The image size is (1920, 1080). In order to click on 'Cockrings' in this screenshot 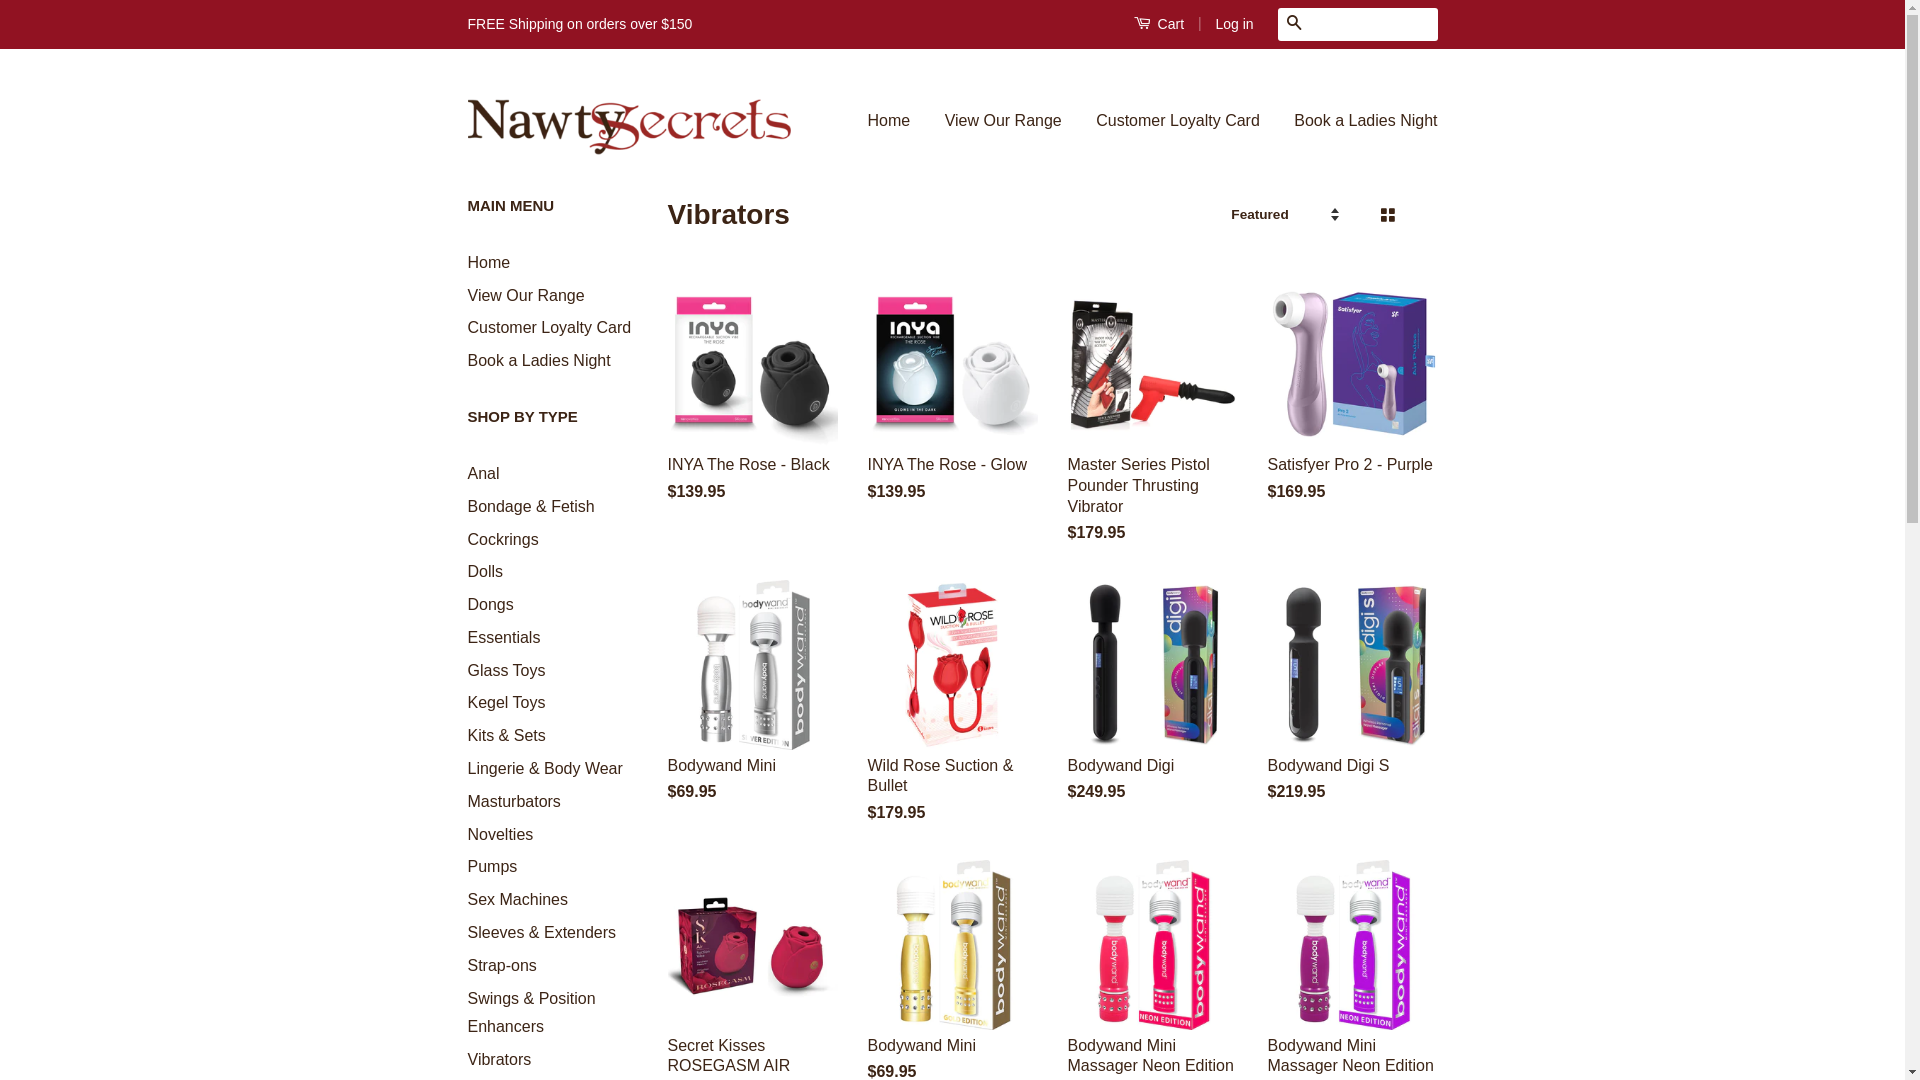, I will do `click(503, 537)`.